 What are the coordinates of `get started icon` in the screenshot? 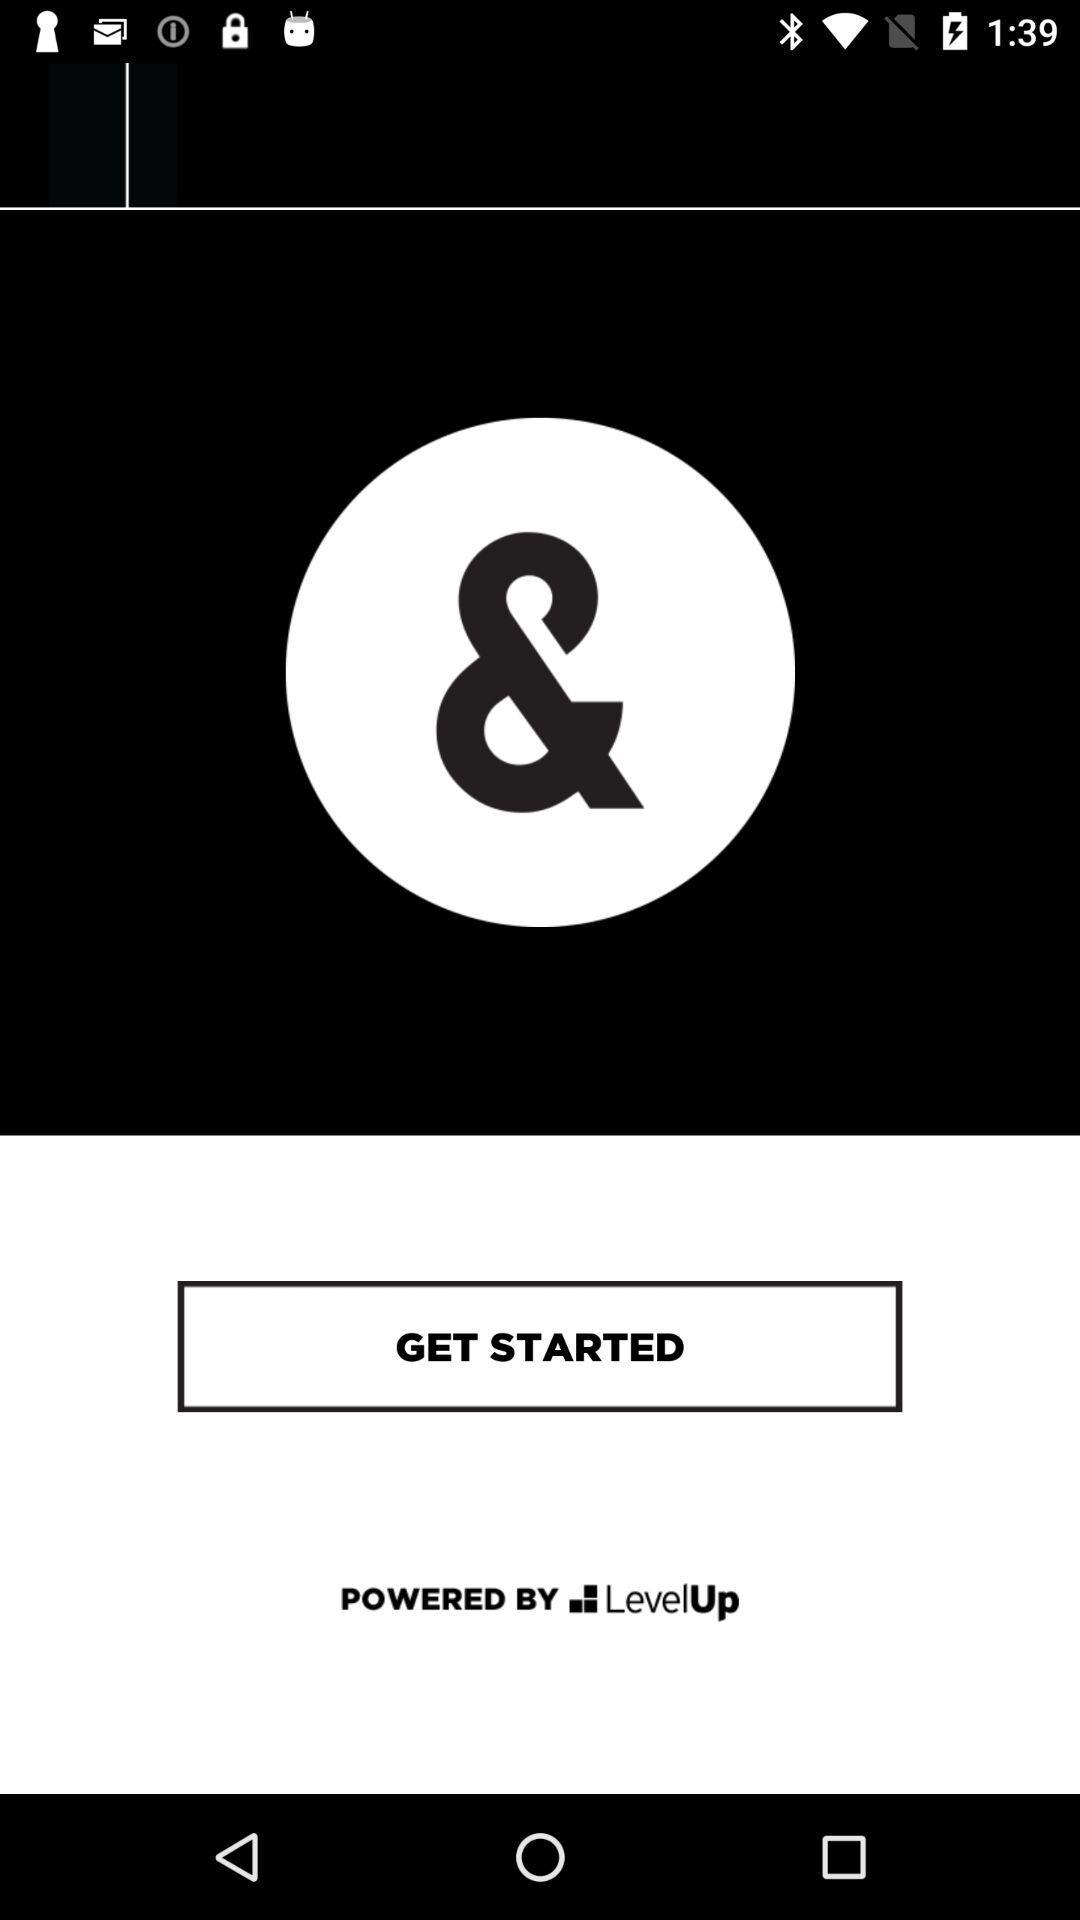 It's located at (540, 1346).